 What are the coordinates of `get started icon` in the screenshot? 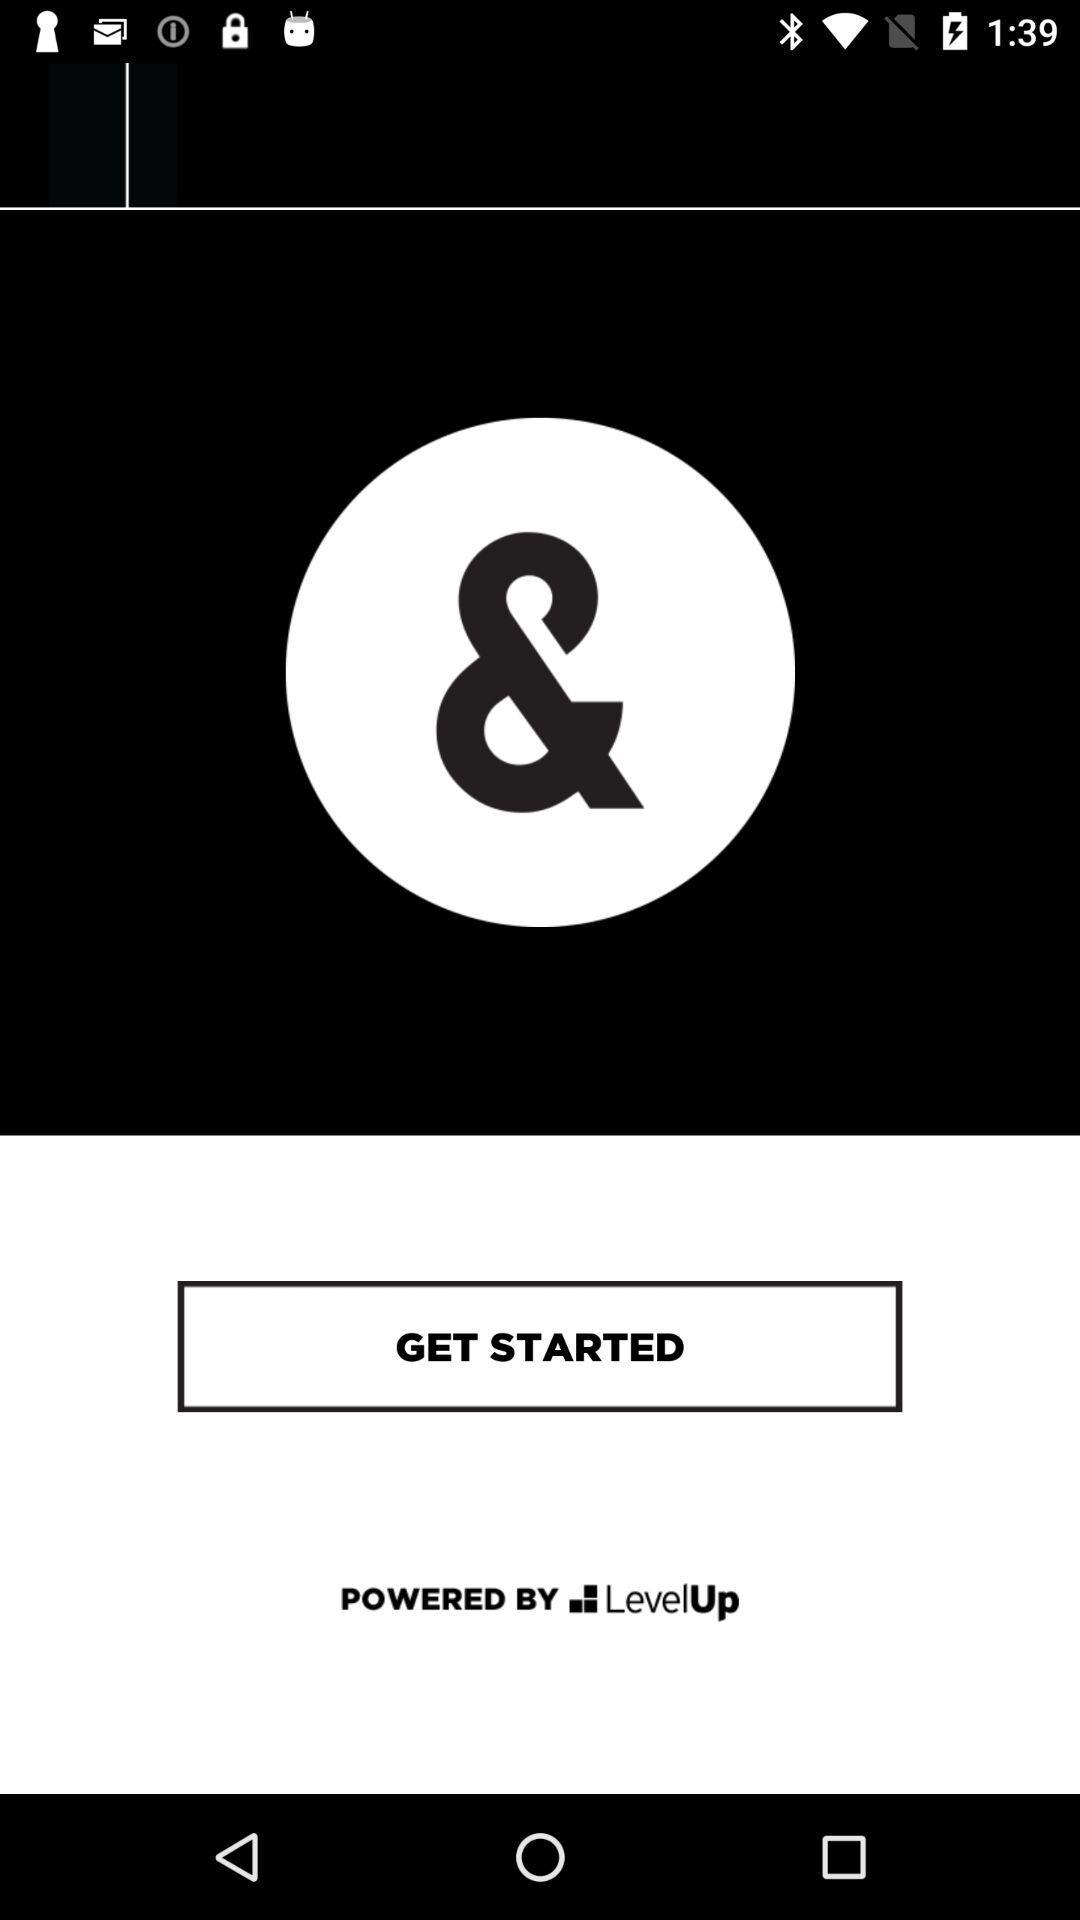 It's located at (540, 1346).